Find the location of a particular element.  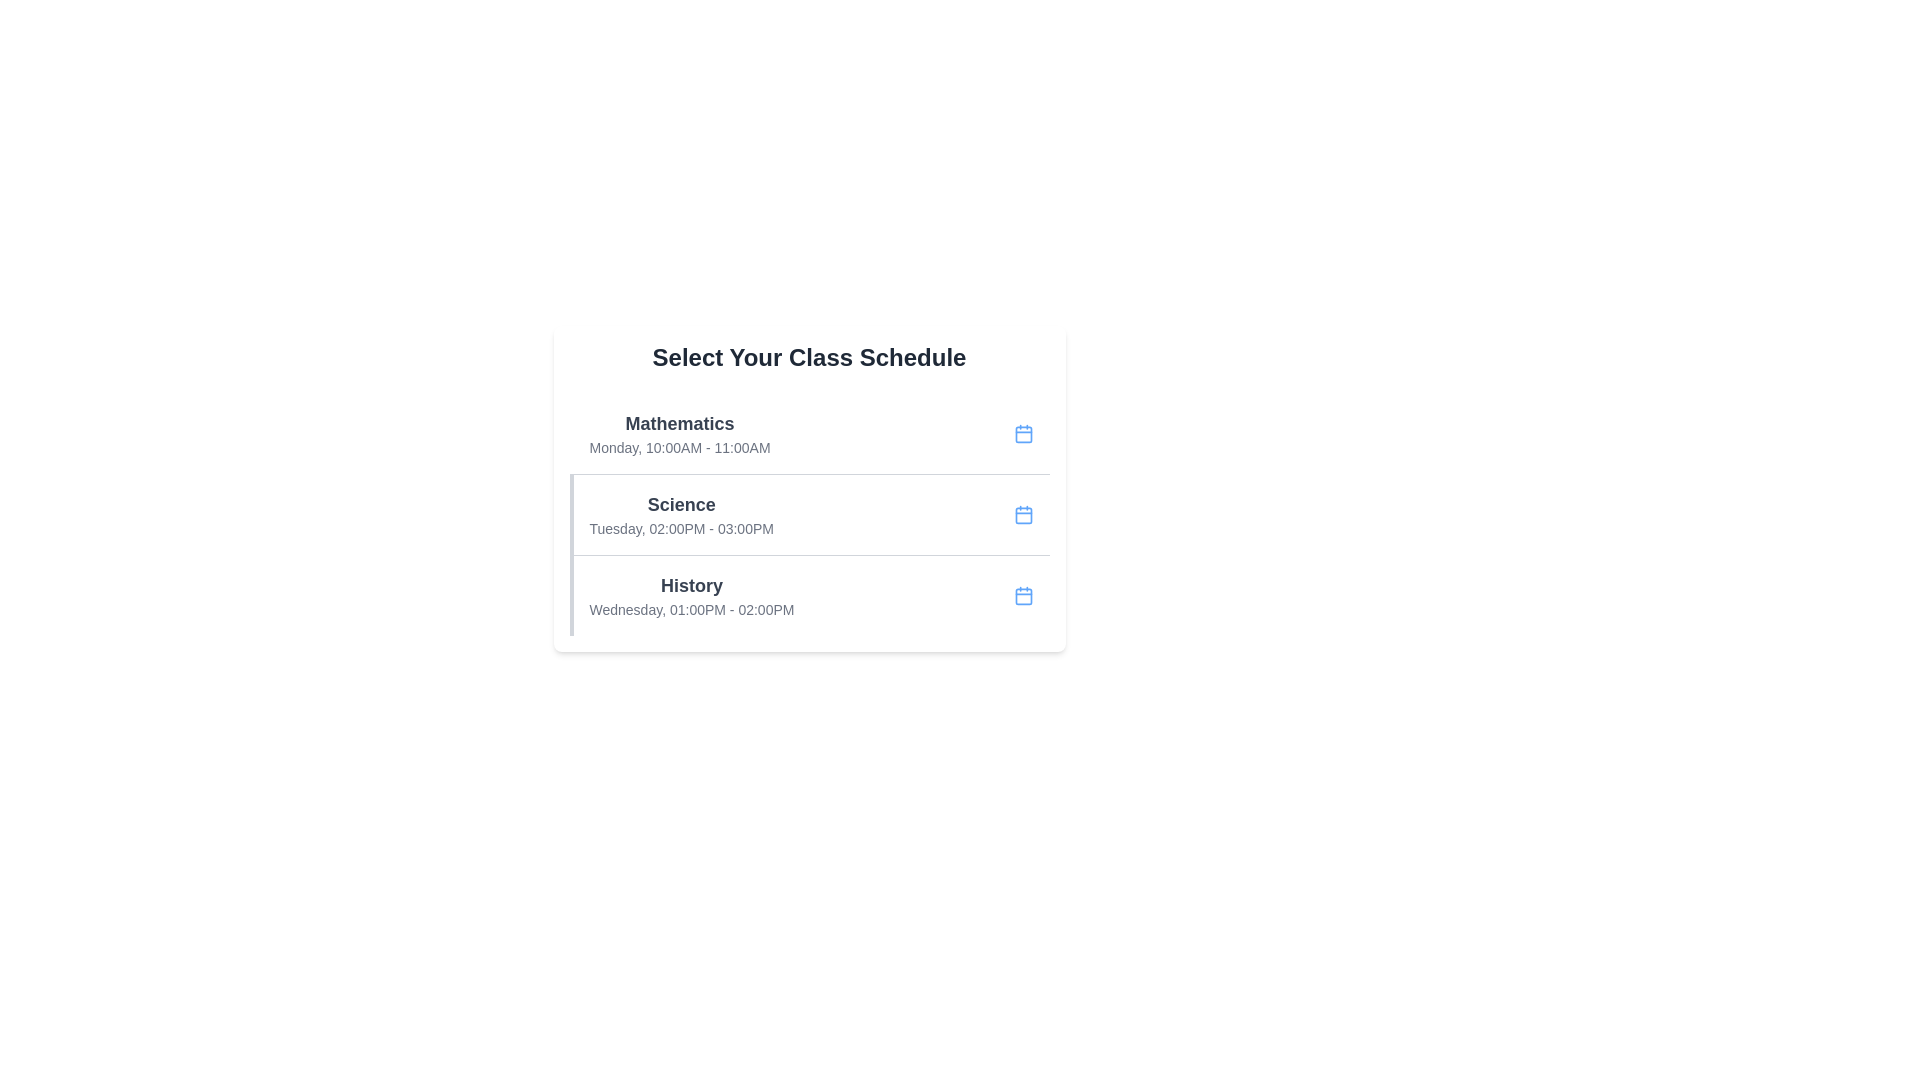

the bold text label saying 'History' which serves as the title for the third class entry in the schedule interface is located at coordinates (691, 585).